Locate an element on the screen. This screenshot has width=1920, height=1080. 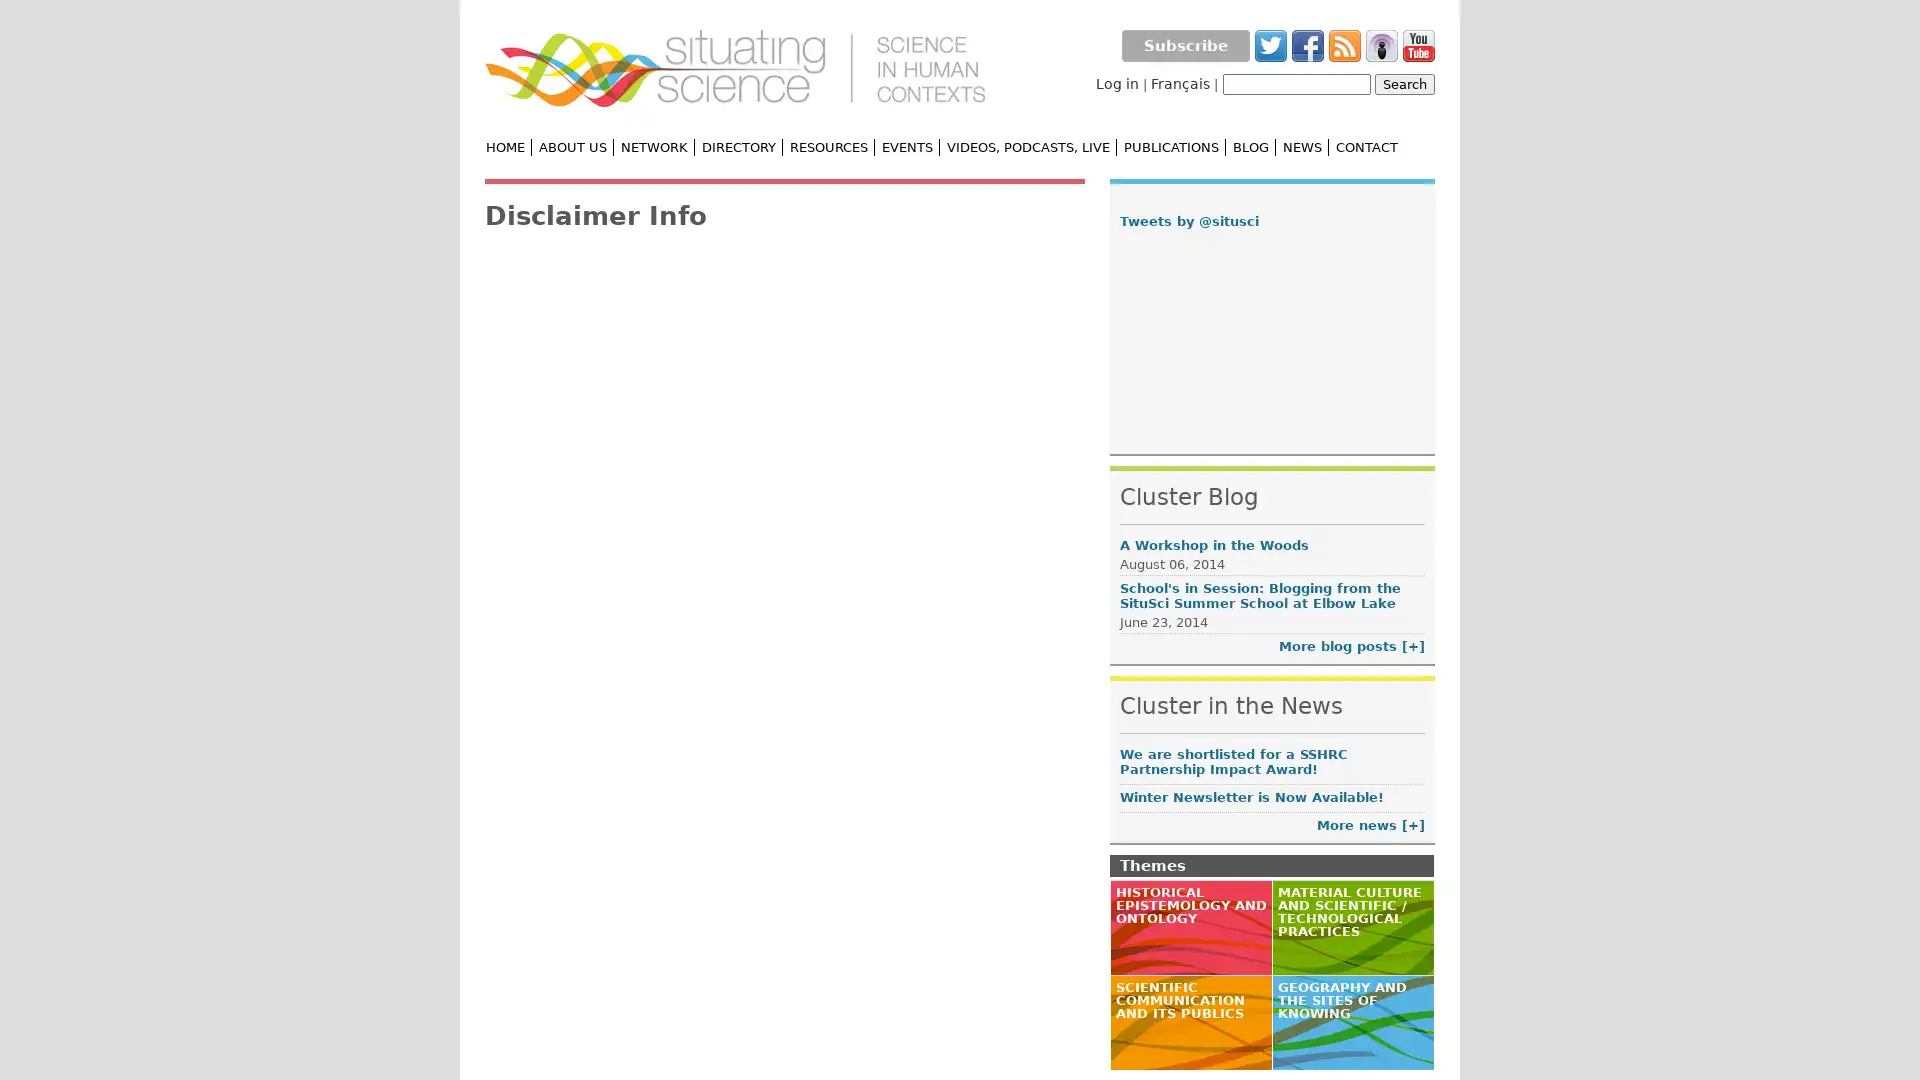
Search is located at coordinates (1404, 83).